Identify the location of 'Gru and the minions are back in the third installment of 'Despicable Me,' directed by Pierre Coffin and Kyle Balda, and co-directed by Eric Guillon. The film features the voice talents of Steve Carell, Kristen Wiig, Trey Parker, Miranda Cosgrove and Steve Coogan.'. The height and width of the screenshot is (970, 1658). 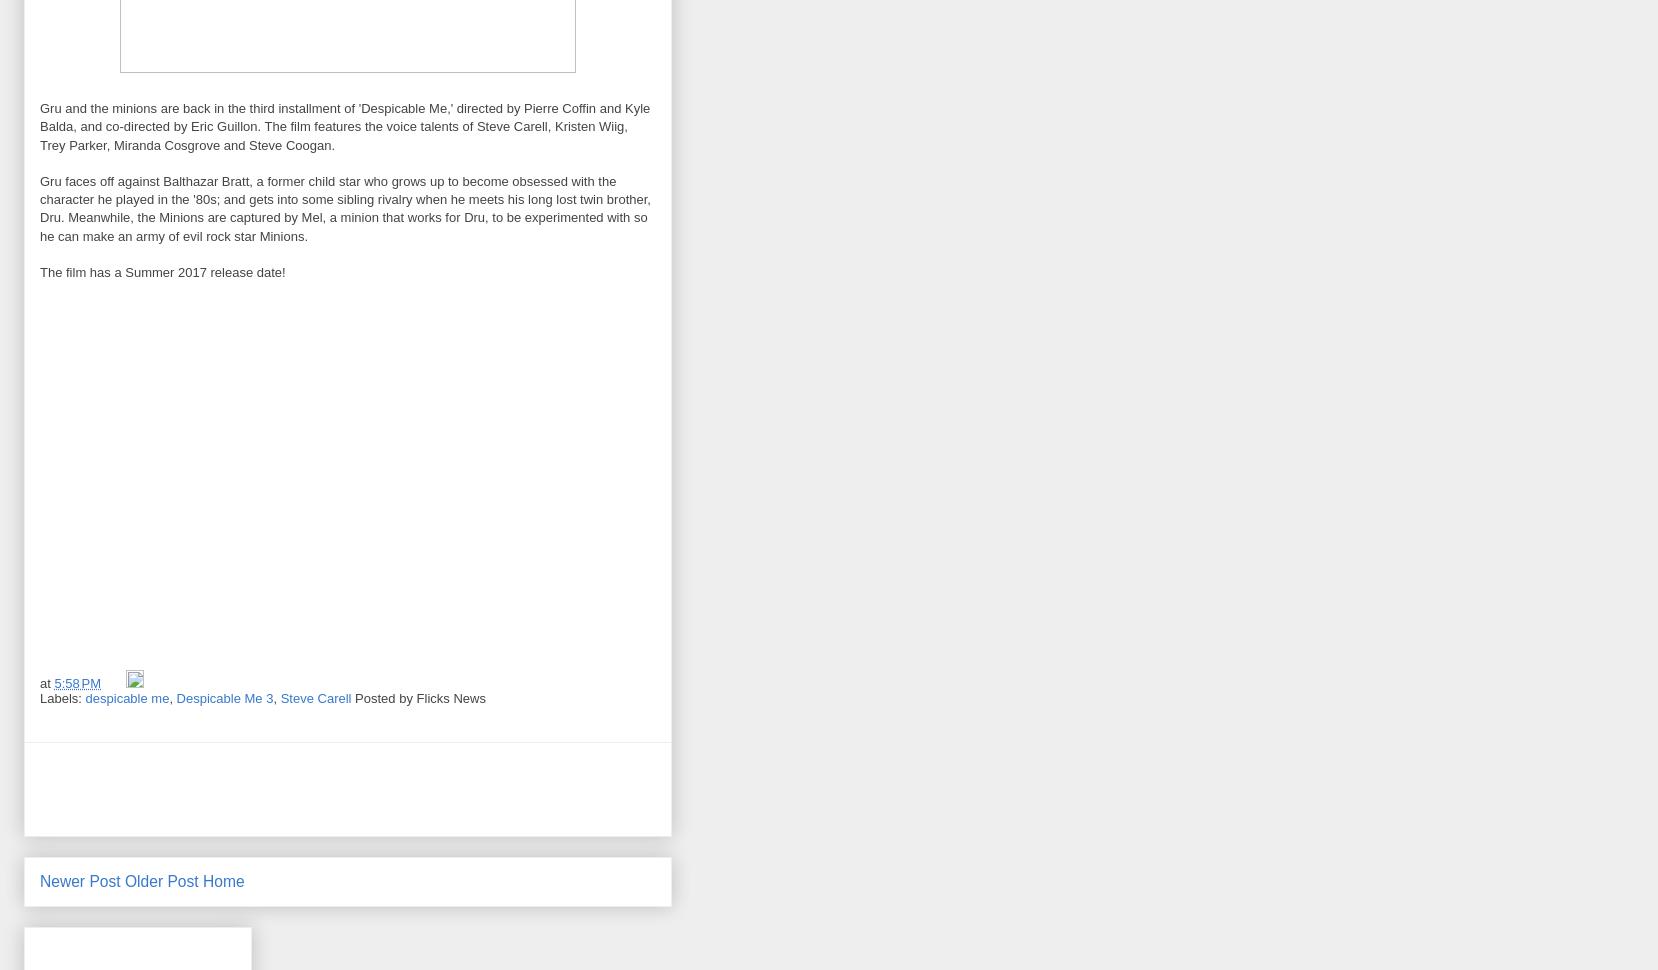
(38, 126).